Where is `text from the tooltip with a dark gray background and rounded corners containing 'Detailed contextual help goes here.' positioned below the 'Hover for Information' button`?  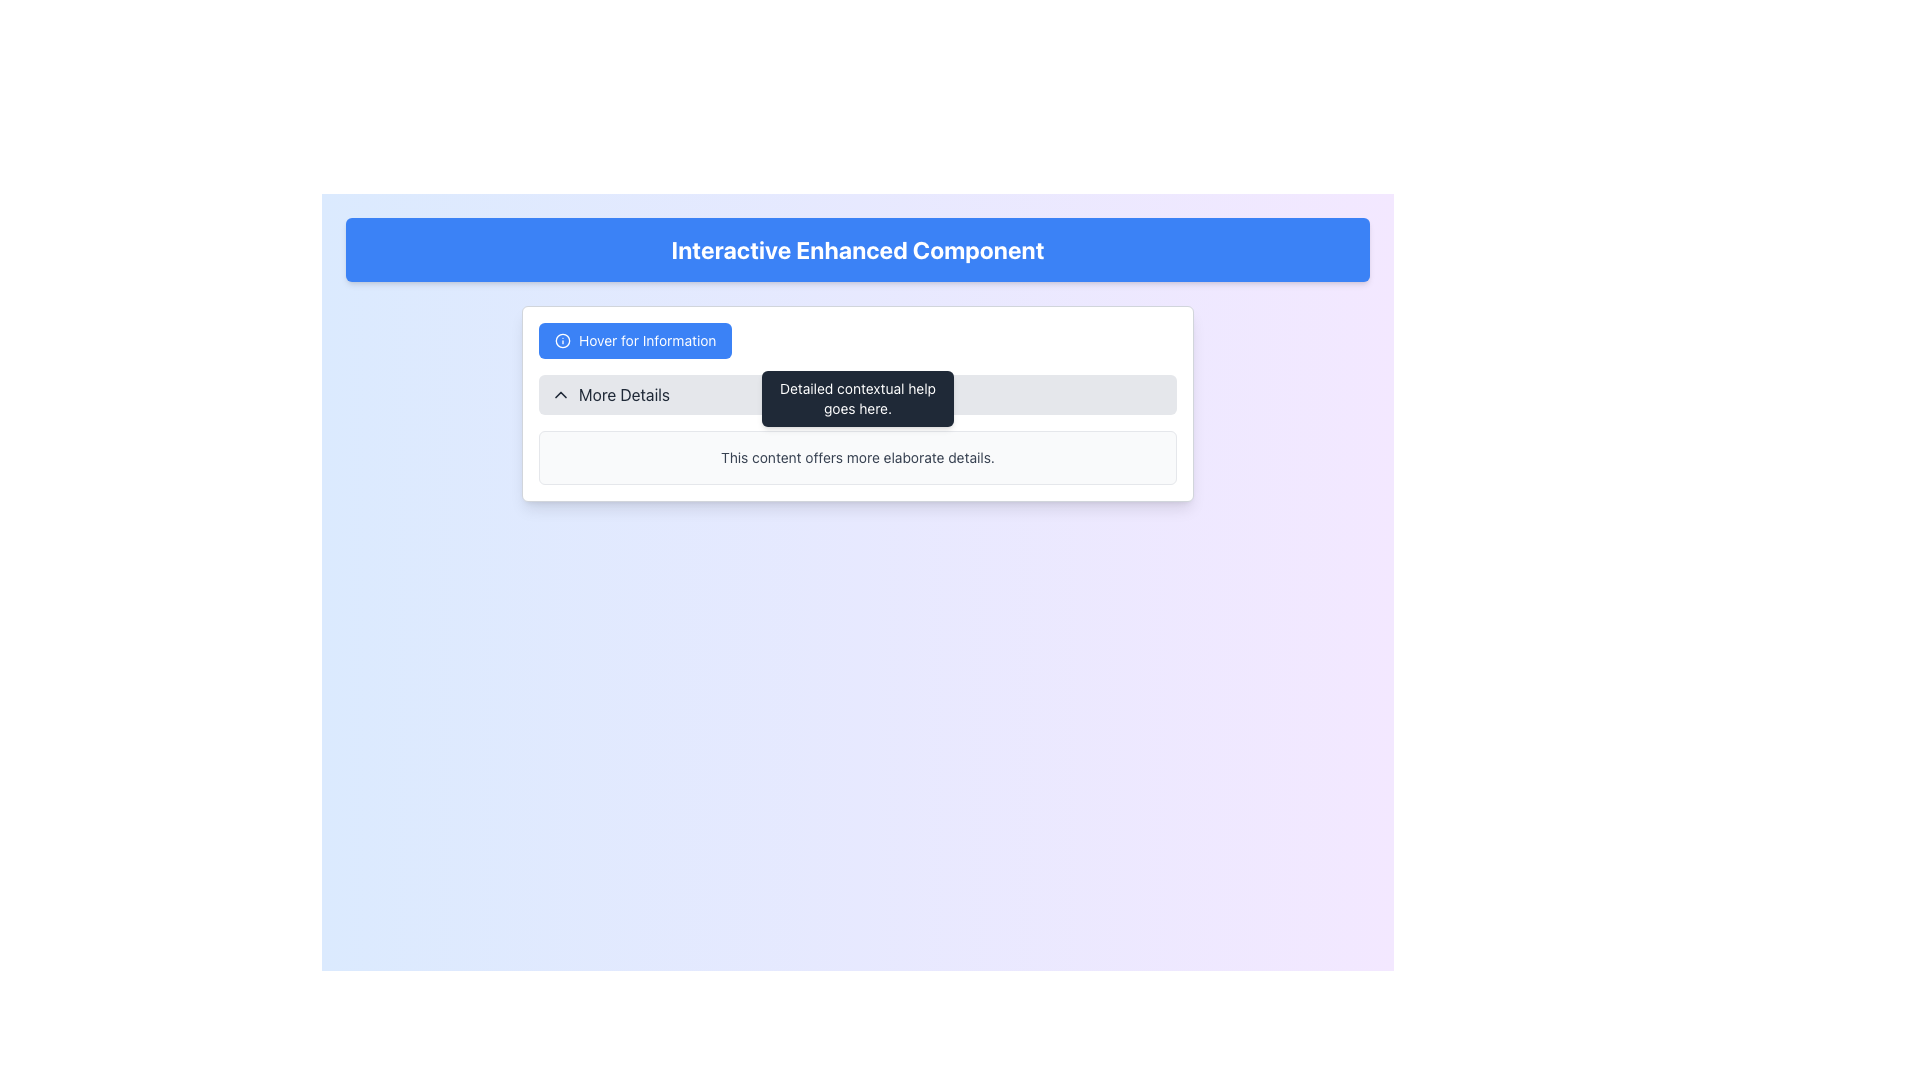 text from the tooltip with a dark gray background and rounded corners containing 'Detailed contextual help goes here.' positioned below the 'Hover for Information' button is located at coordinates (858, 398).